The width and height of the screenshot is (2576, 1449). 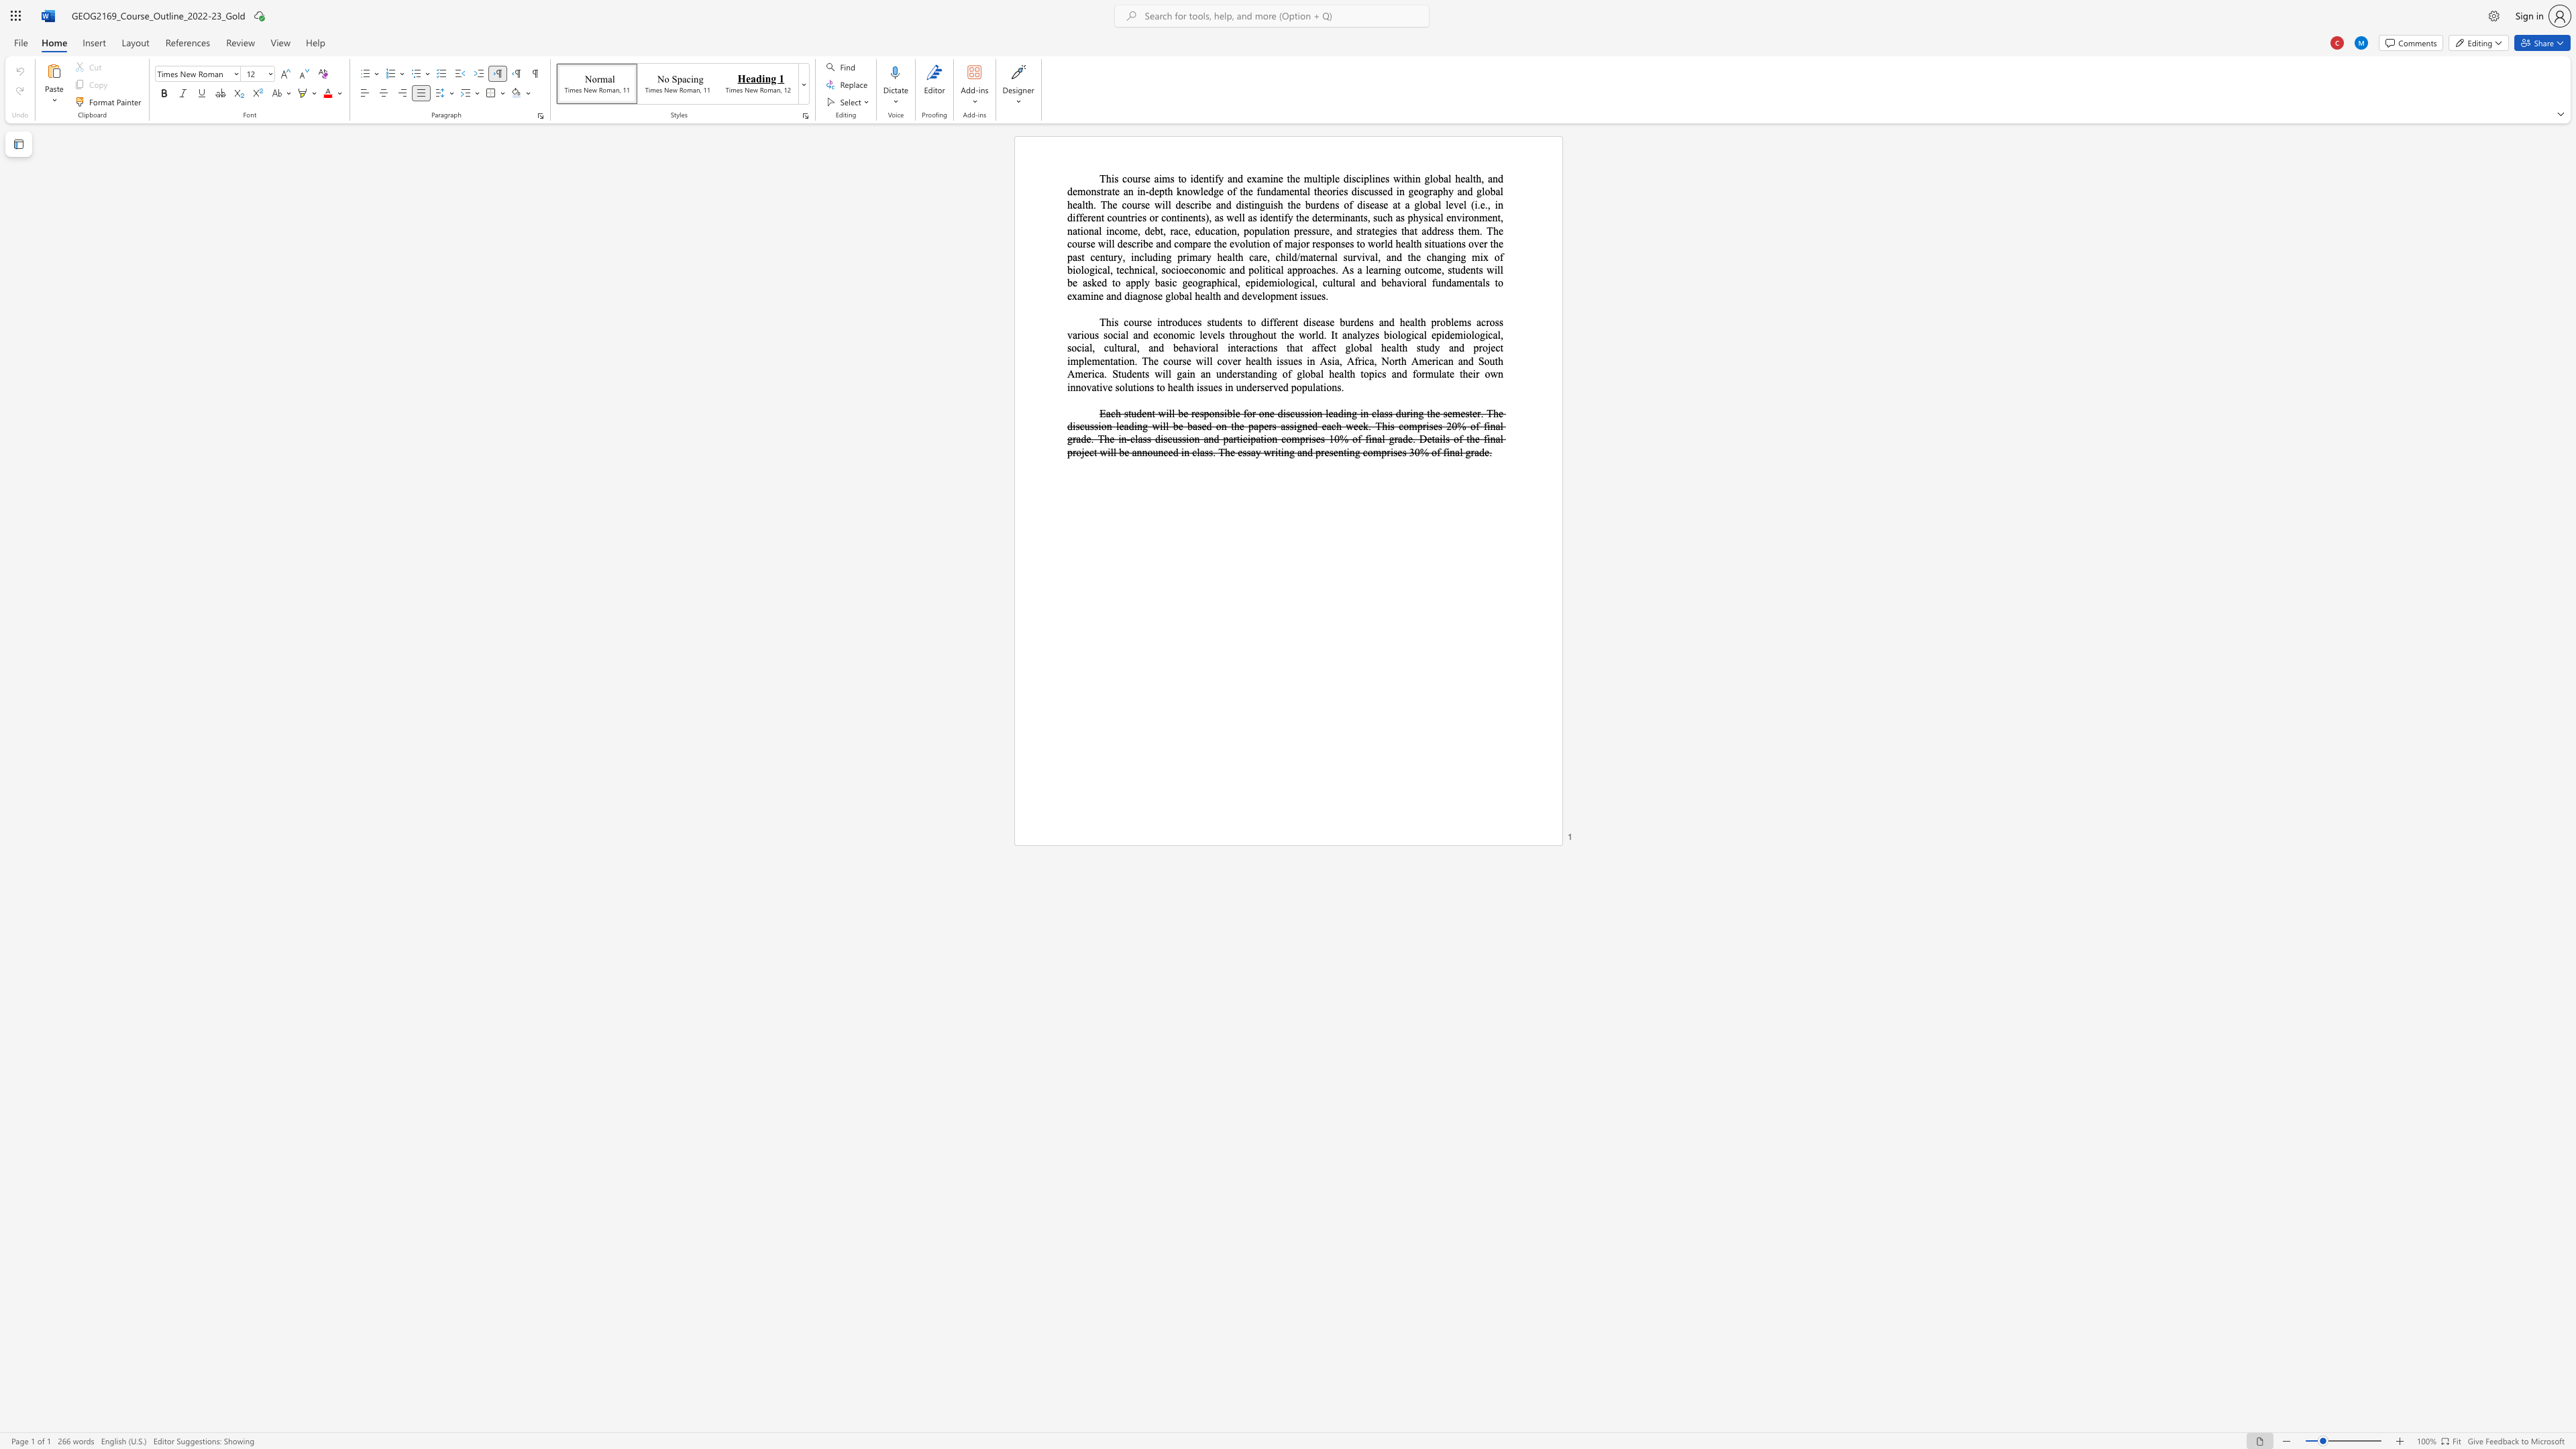 What do you see at coordinates (1348, 230) in the screenshot?
I see `the 1th character "d" in the text` at bounding box center [1348, 230].